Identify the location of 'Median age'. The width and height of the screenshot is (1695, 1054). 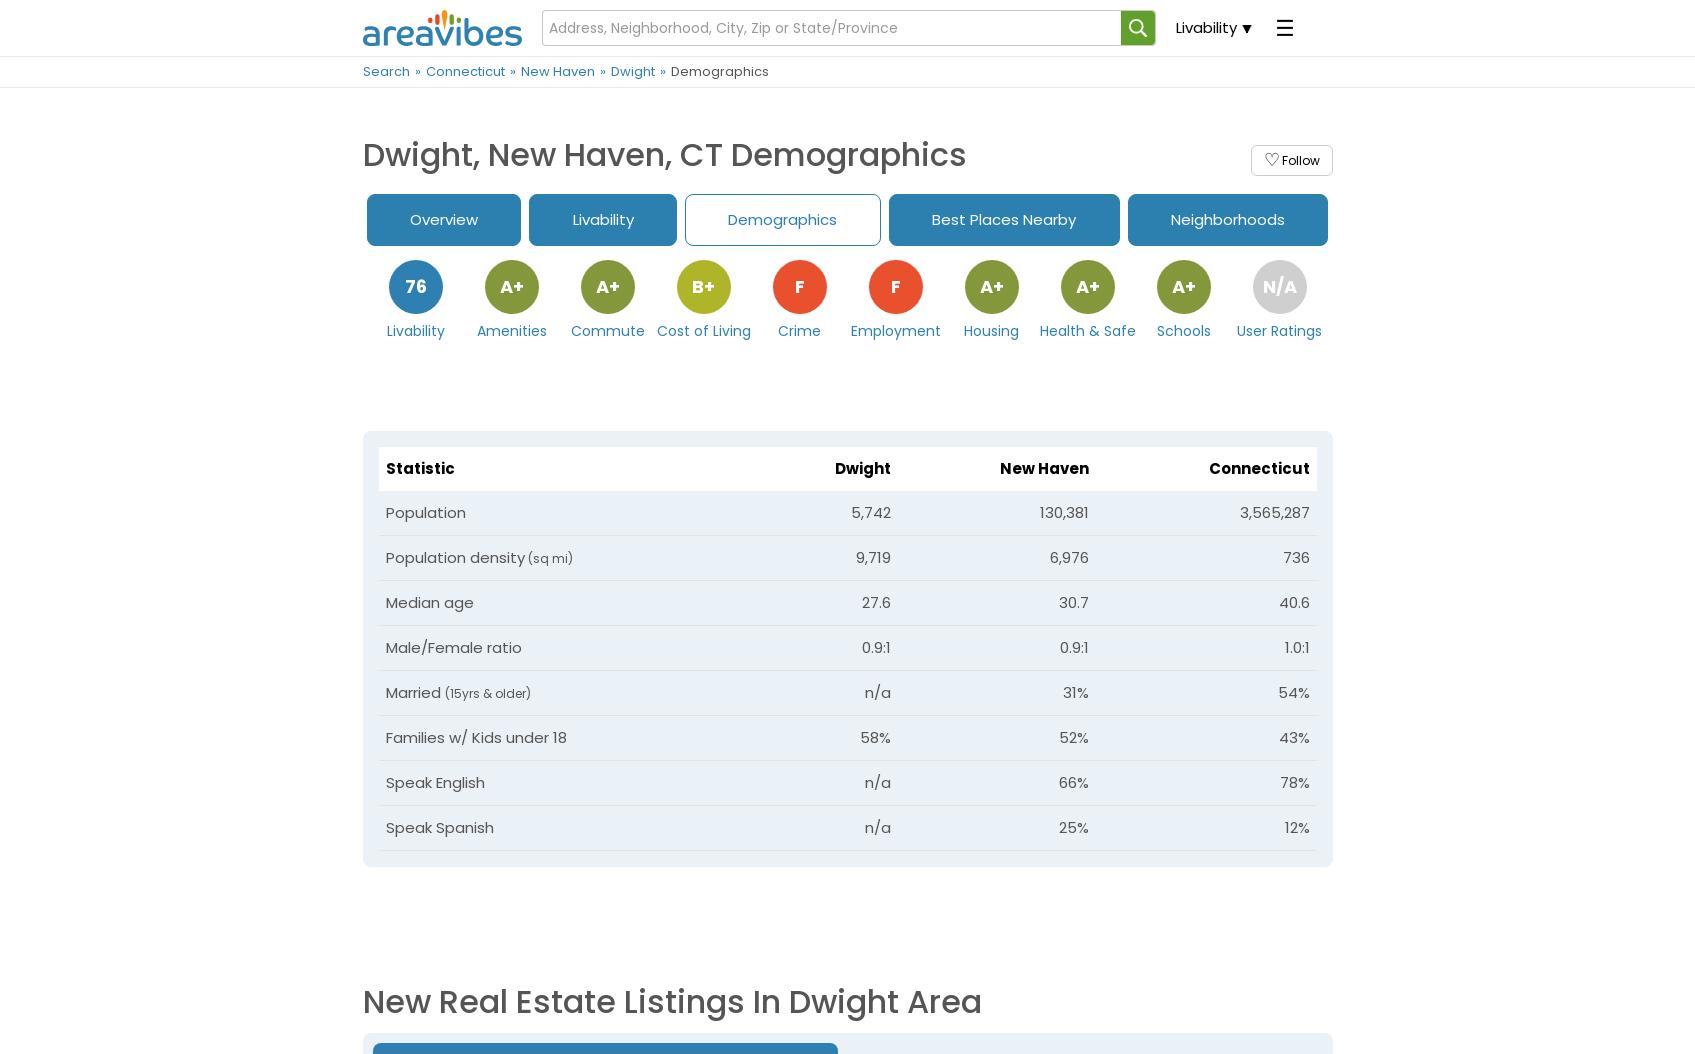
(429, 601).